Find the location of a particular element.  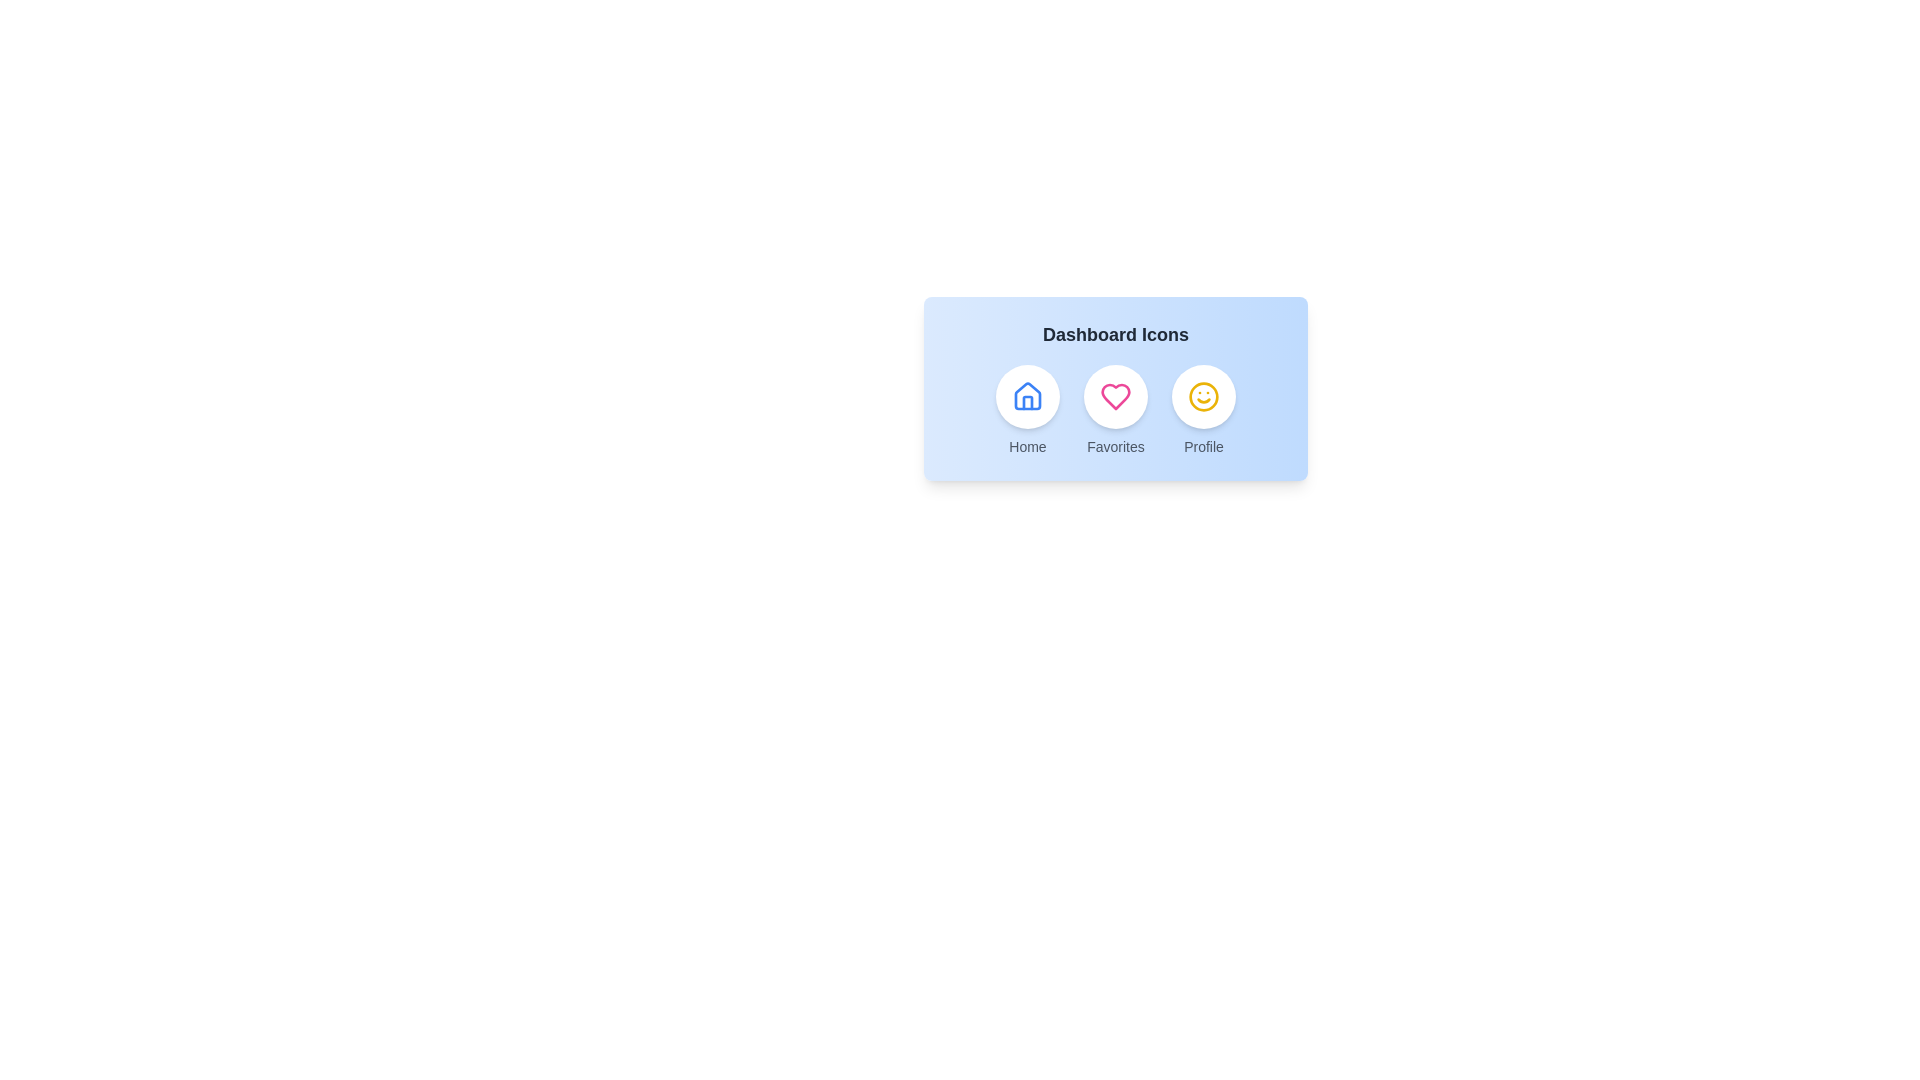

the circular button with a blue house icon is located at coordinates (1027, 397).